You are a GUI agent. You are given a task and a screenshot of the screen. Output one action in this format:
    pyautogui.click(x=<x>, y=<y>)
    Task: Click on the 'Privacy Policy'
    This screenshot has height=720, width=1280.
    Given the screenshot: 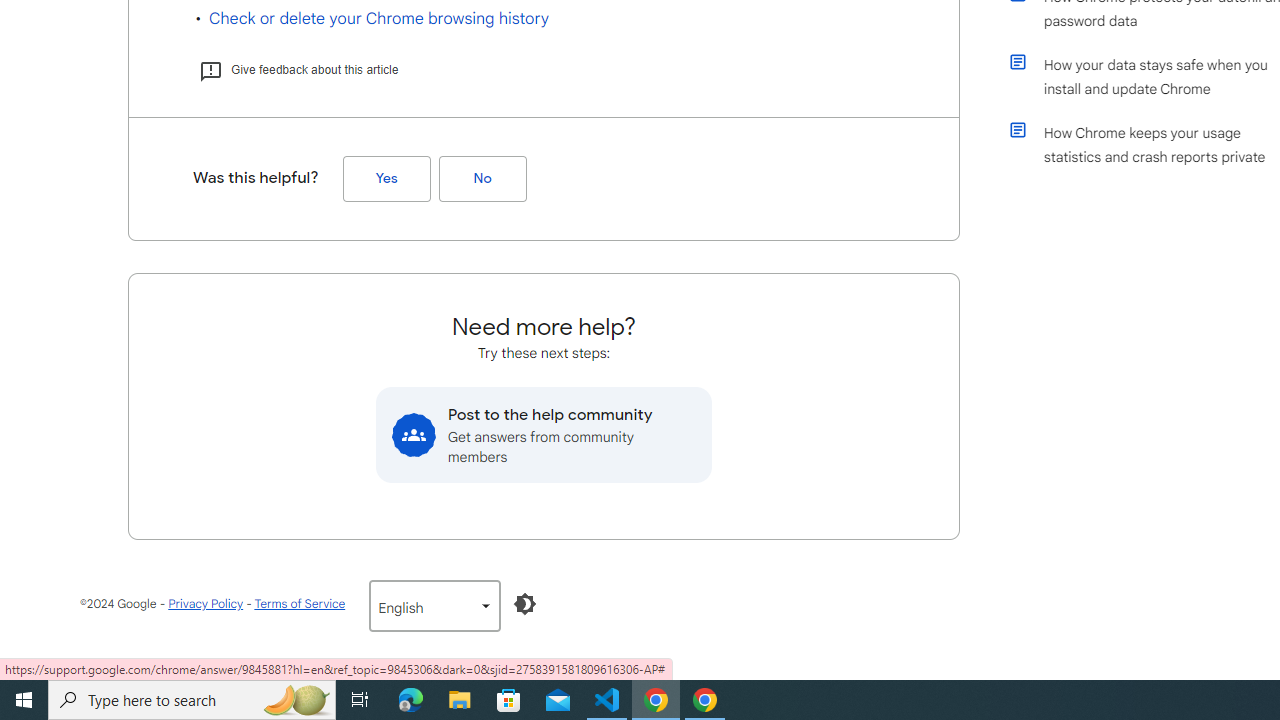 What is the action you would take?
    pyautogui.click(x=206, y=602)
    